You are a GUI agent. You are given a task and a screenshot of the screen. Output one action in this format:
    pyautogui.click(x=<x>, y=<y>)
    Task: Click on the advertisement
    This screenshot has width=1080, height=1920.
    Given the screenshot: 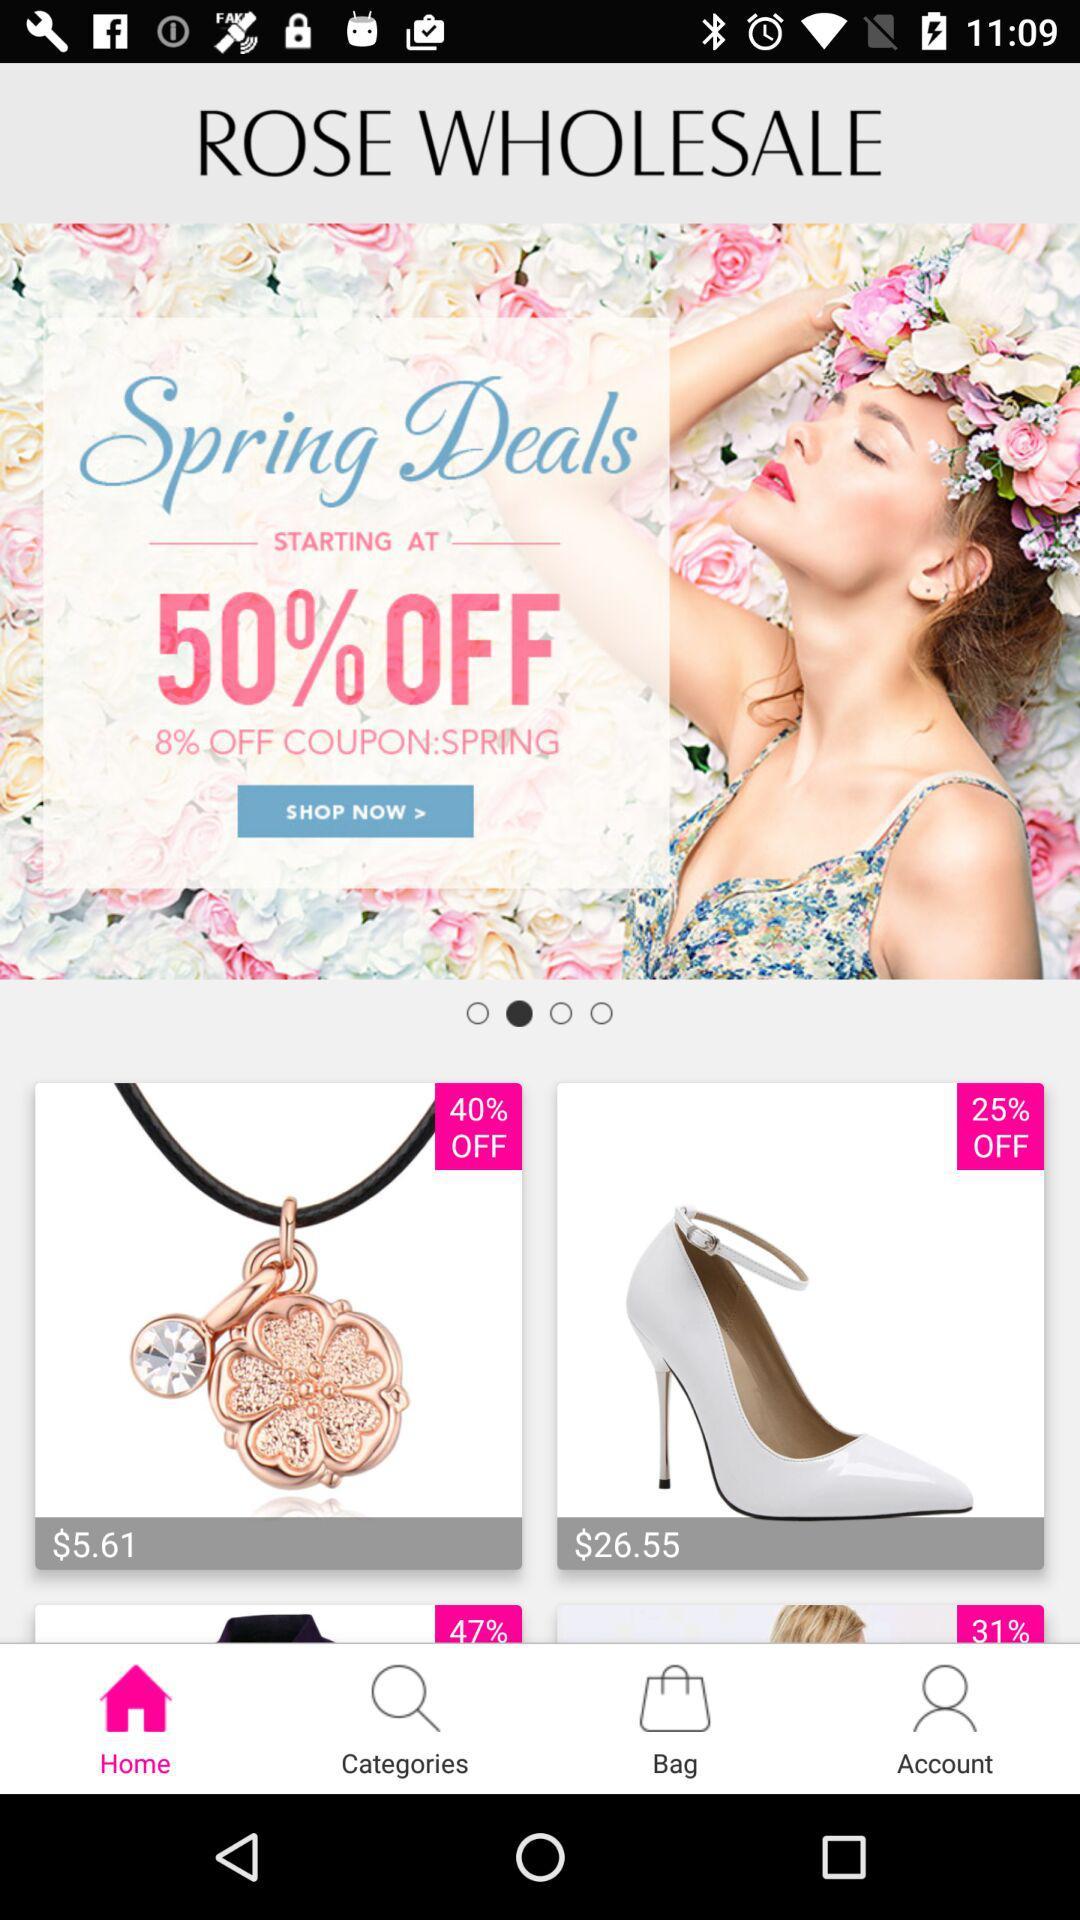 What is the action you would take?
    pyautogui.click(x=540, y=600)
    